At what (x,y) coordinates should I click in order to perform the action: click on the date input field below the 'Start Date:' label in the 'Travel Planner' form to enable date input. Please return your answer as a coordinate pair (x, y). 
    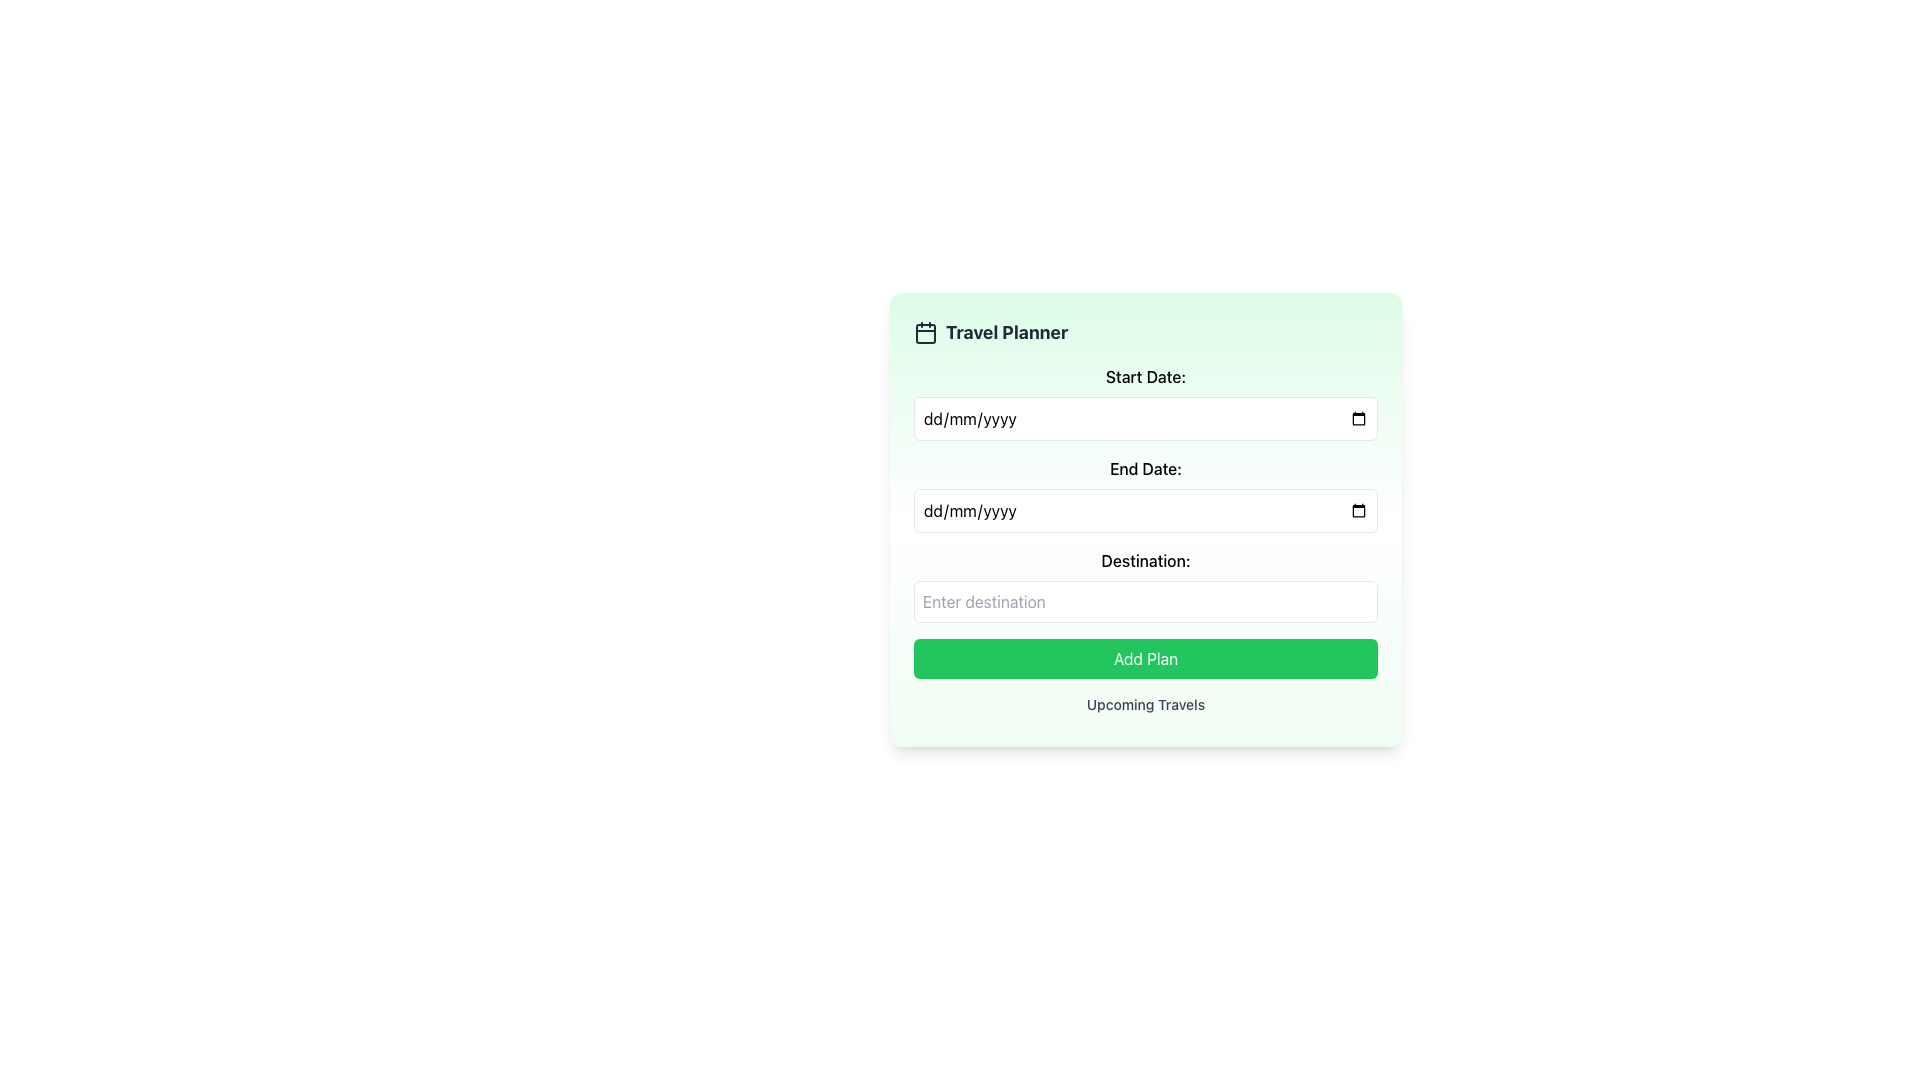
    Looking at the image, I should click on (1146, 418).